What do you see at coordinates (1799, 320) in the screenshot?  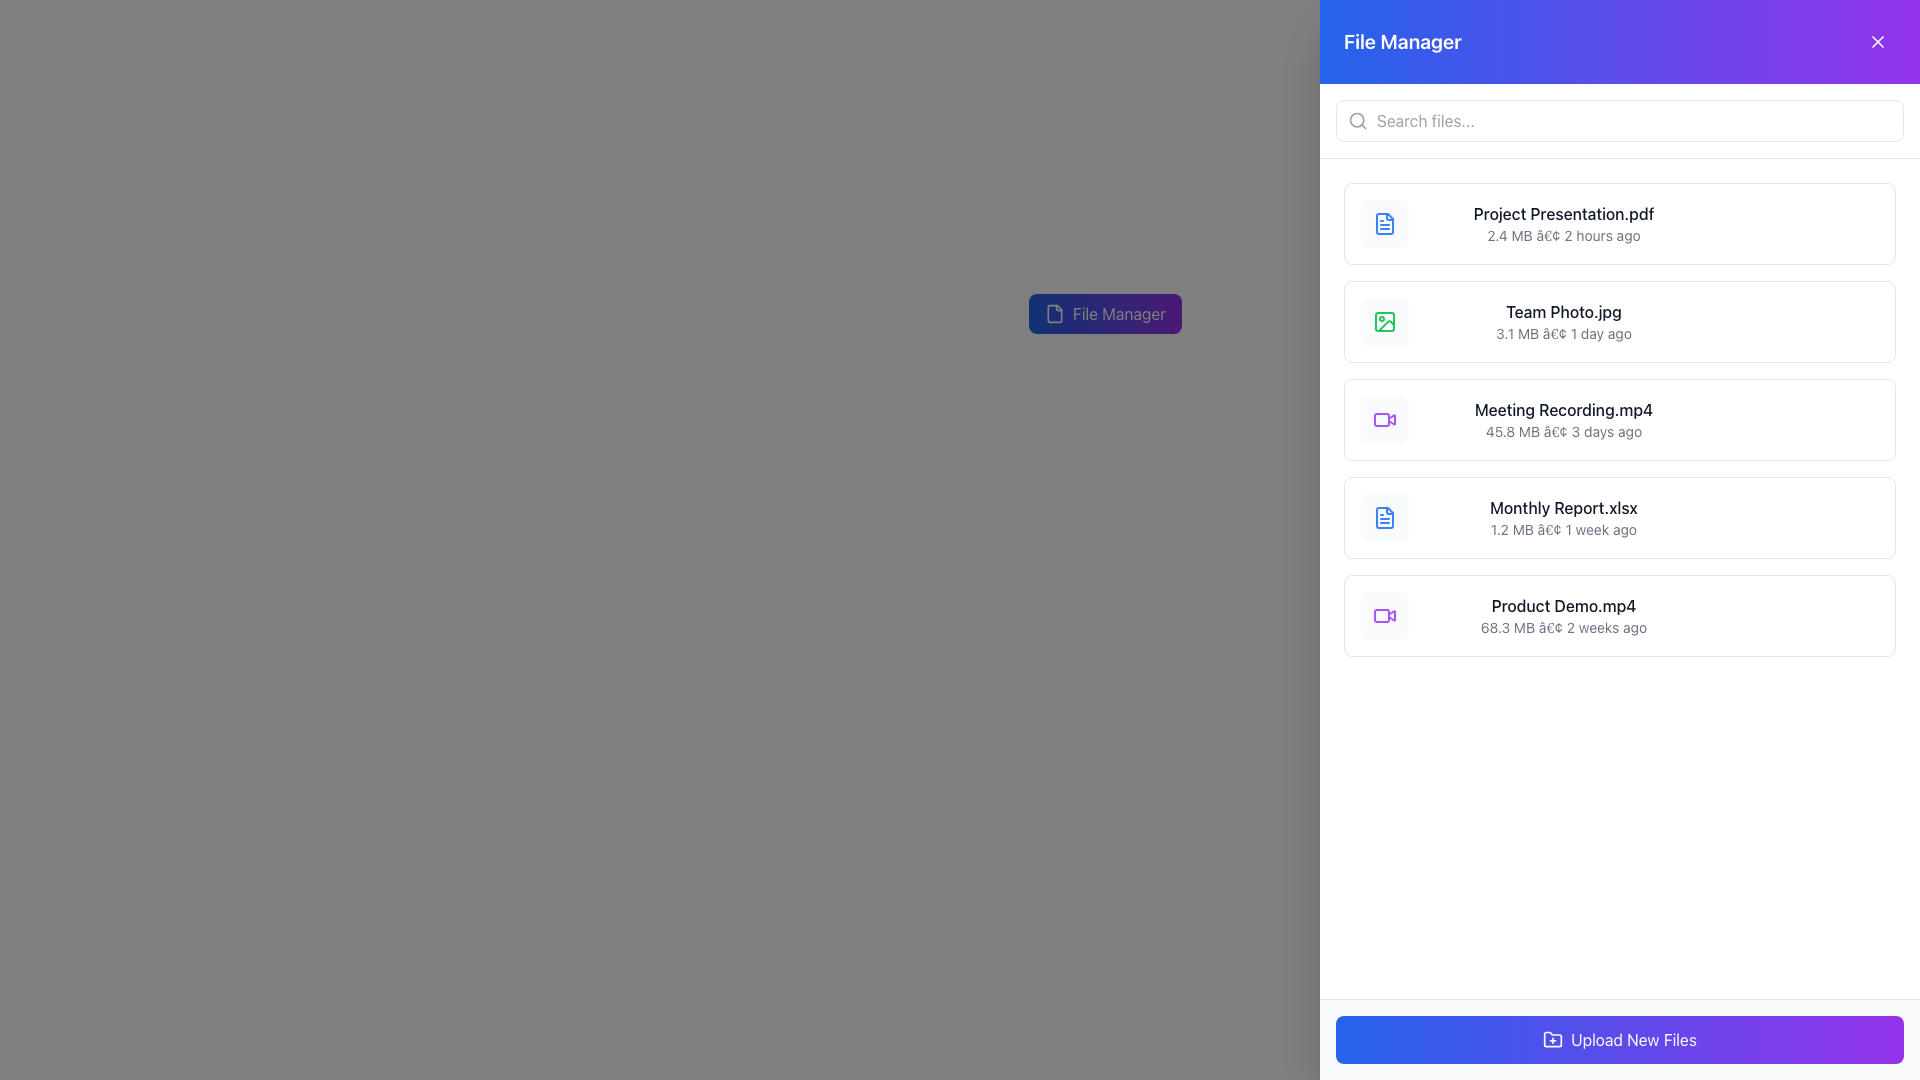 I see `the interactive button group containing icons for 'Share', 'Download', and 'Delete', located towards the right side of the 'Team Photo.jpg' entry in the file manager interface` at bounding box center [1799, 320].